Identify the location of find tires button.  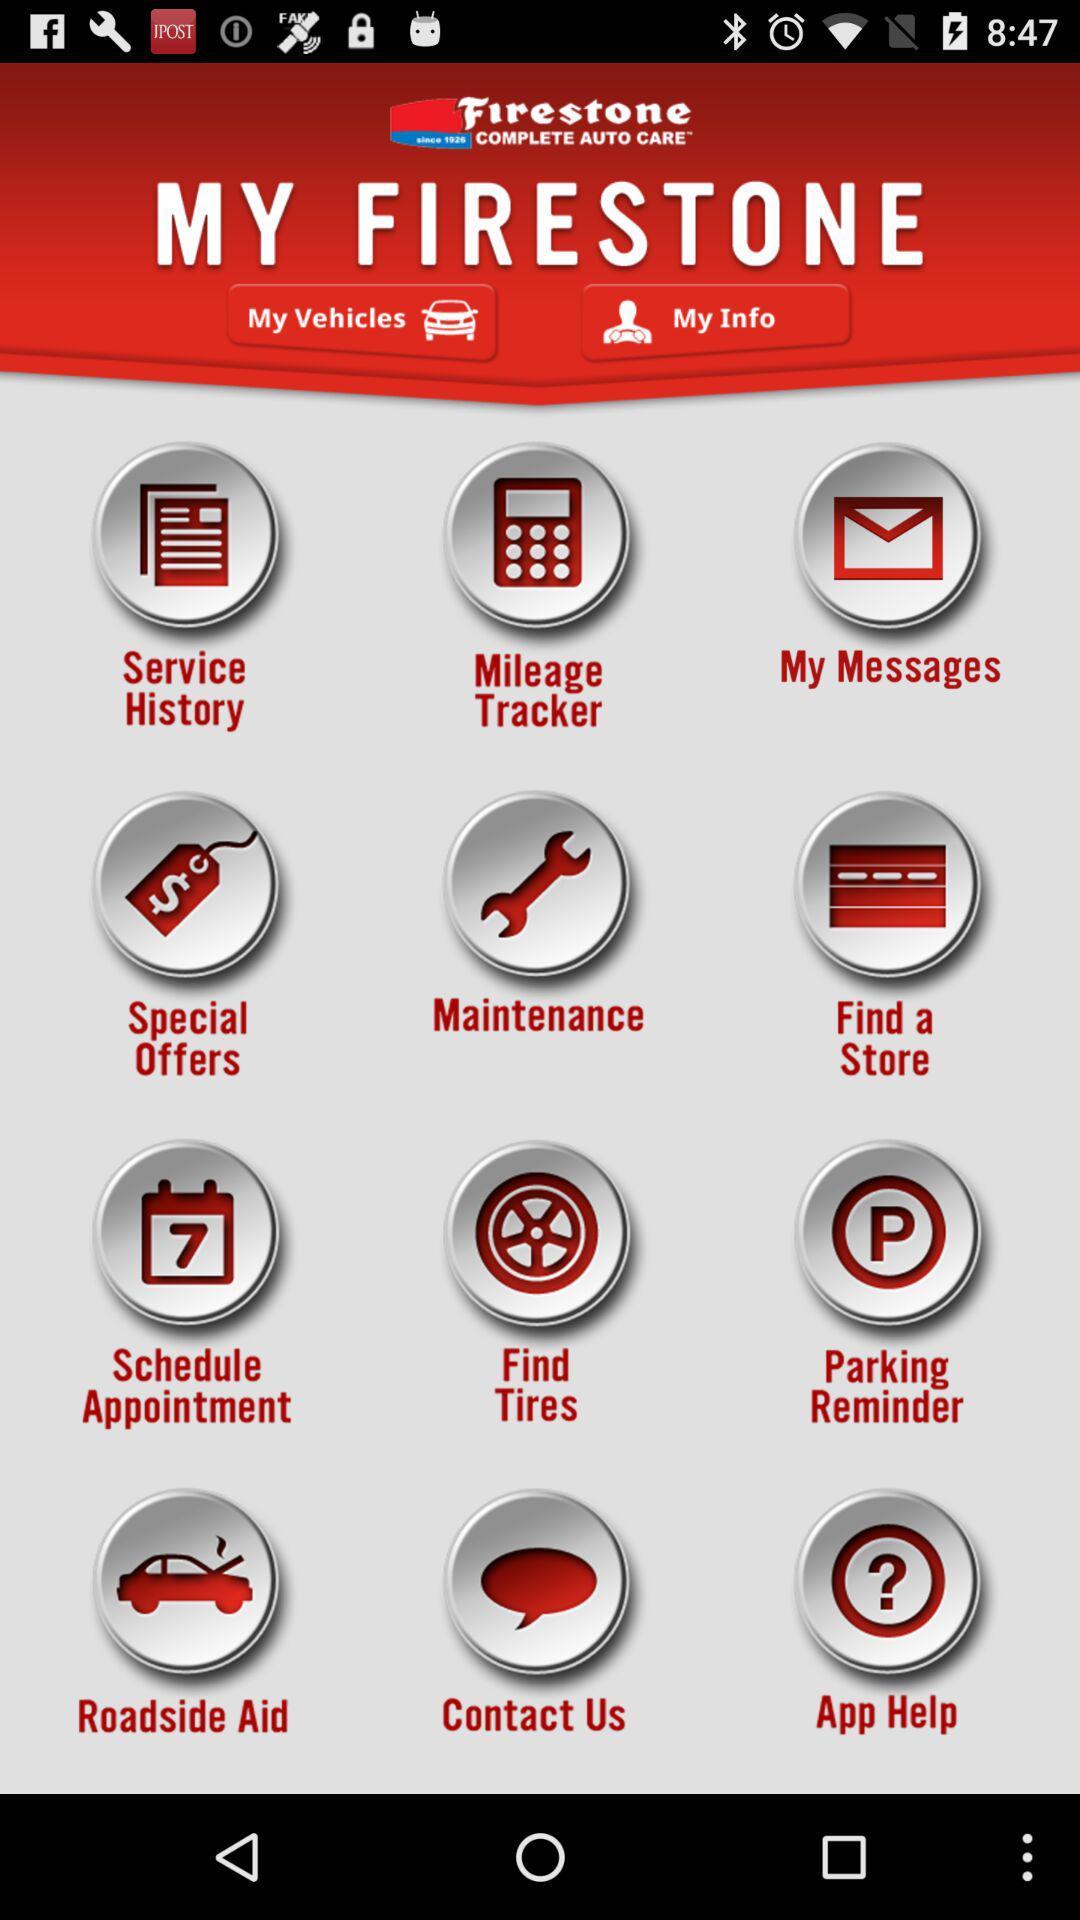
(540, 1284).